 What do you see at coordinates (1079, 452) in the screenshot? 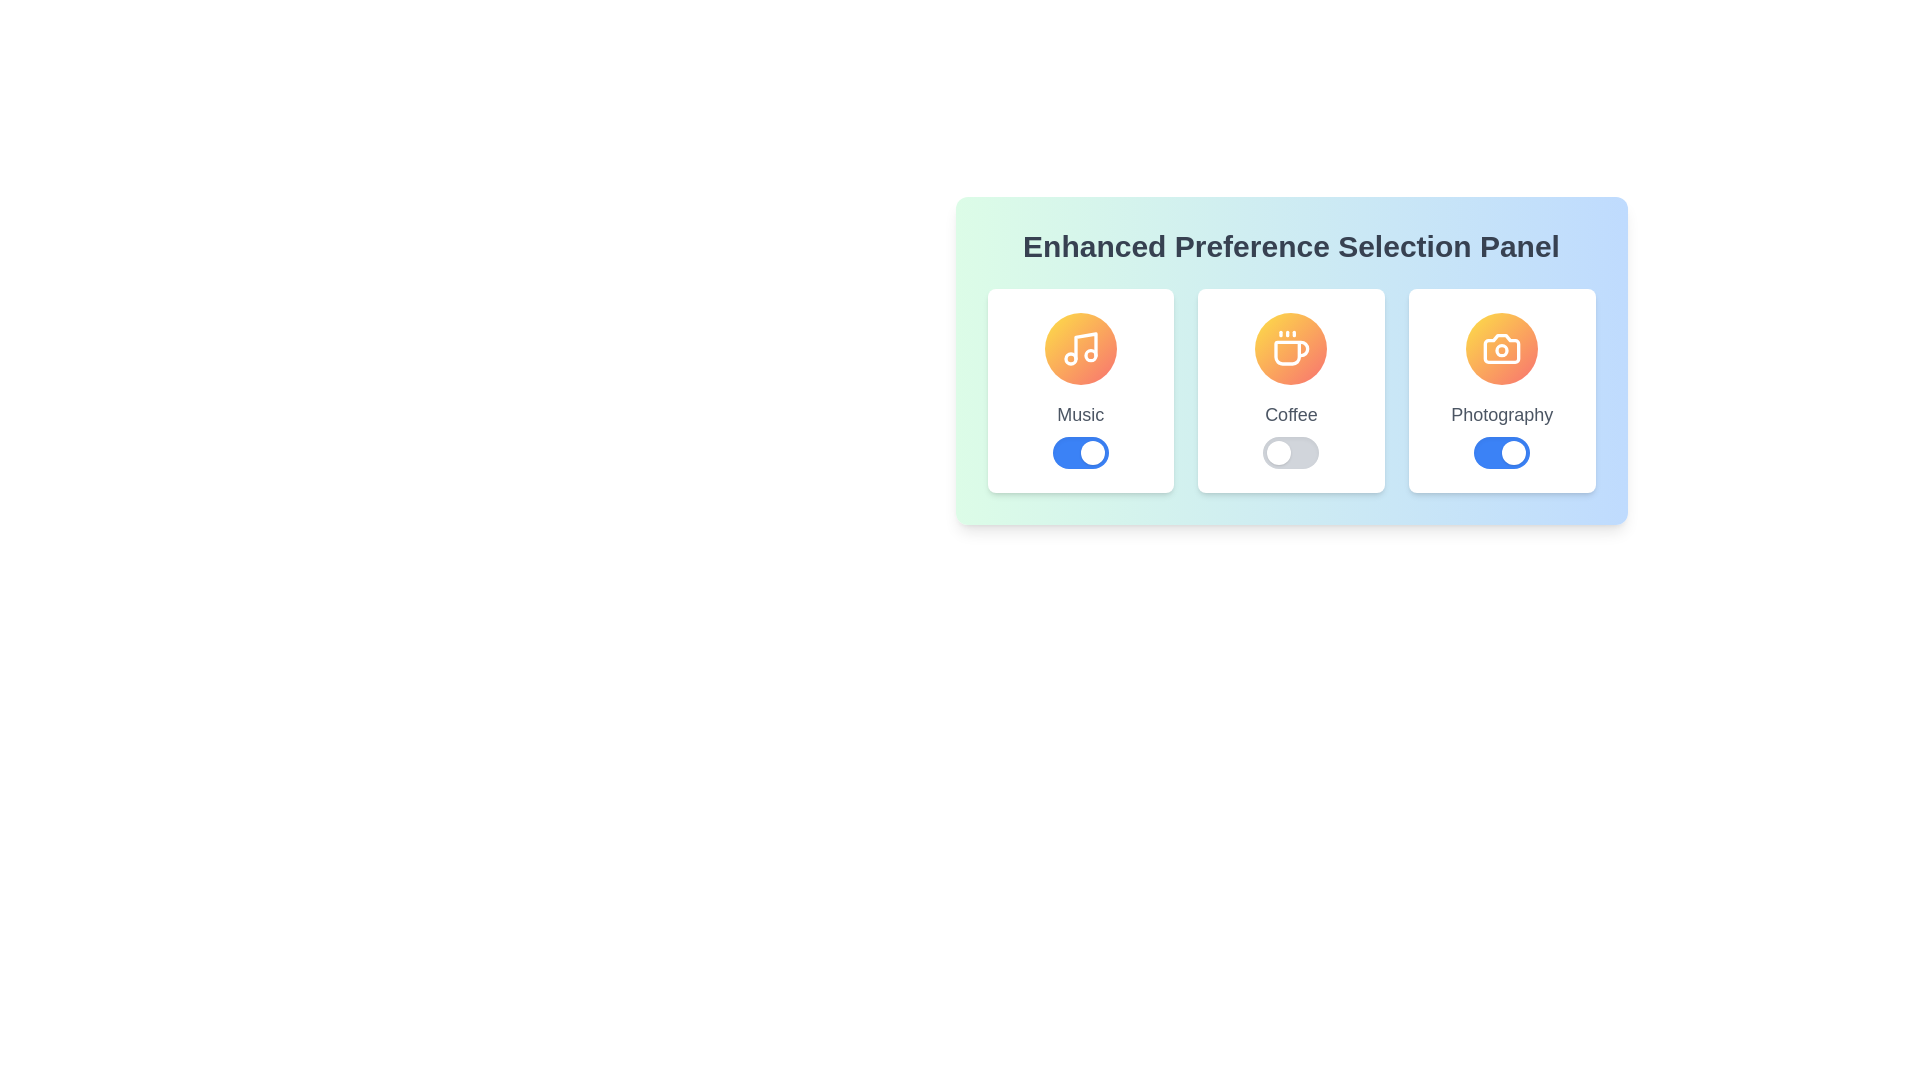
I see `the switch button for the Music preference to toggle its state` at bounding box center [1079, 452].